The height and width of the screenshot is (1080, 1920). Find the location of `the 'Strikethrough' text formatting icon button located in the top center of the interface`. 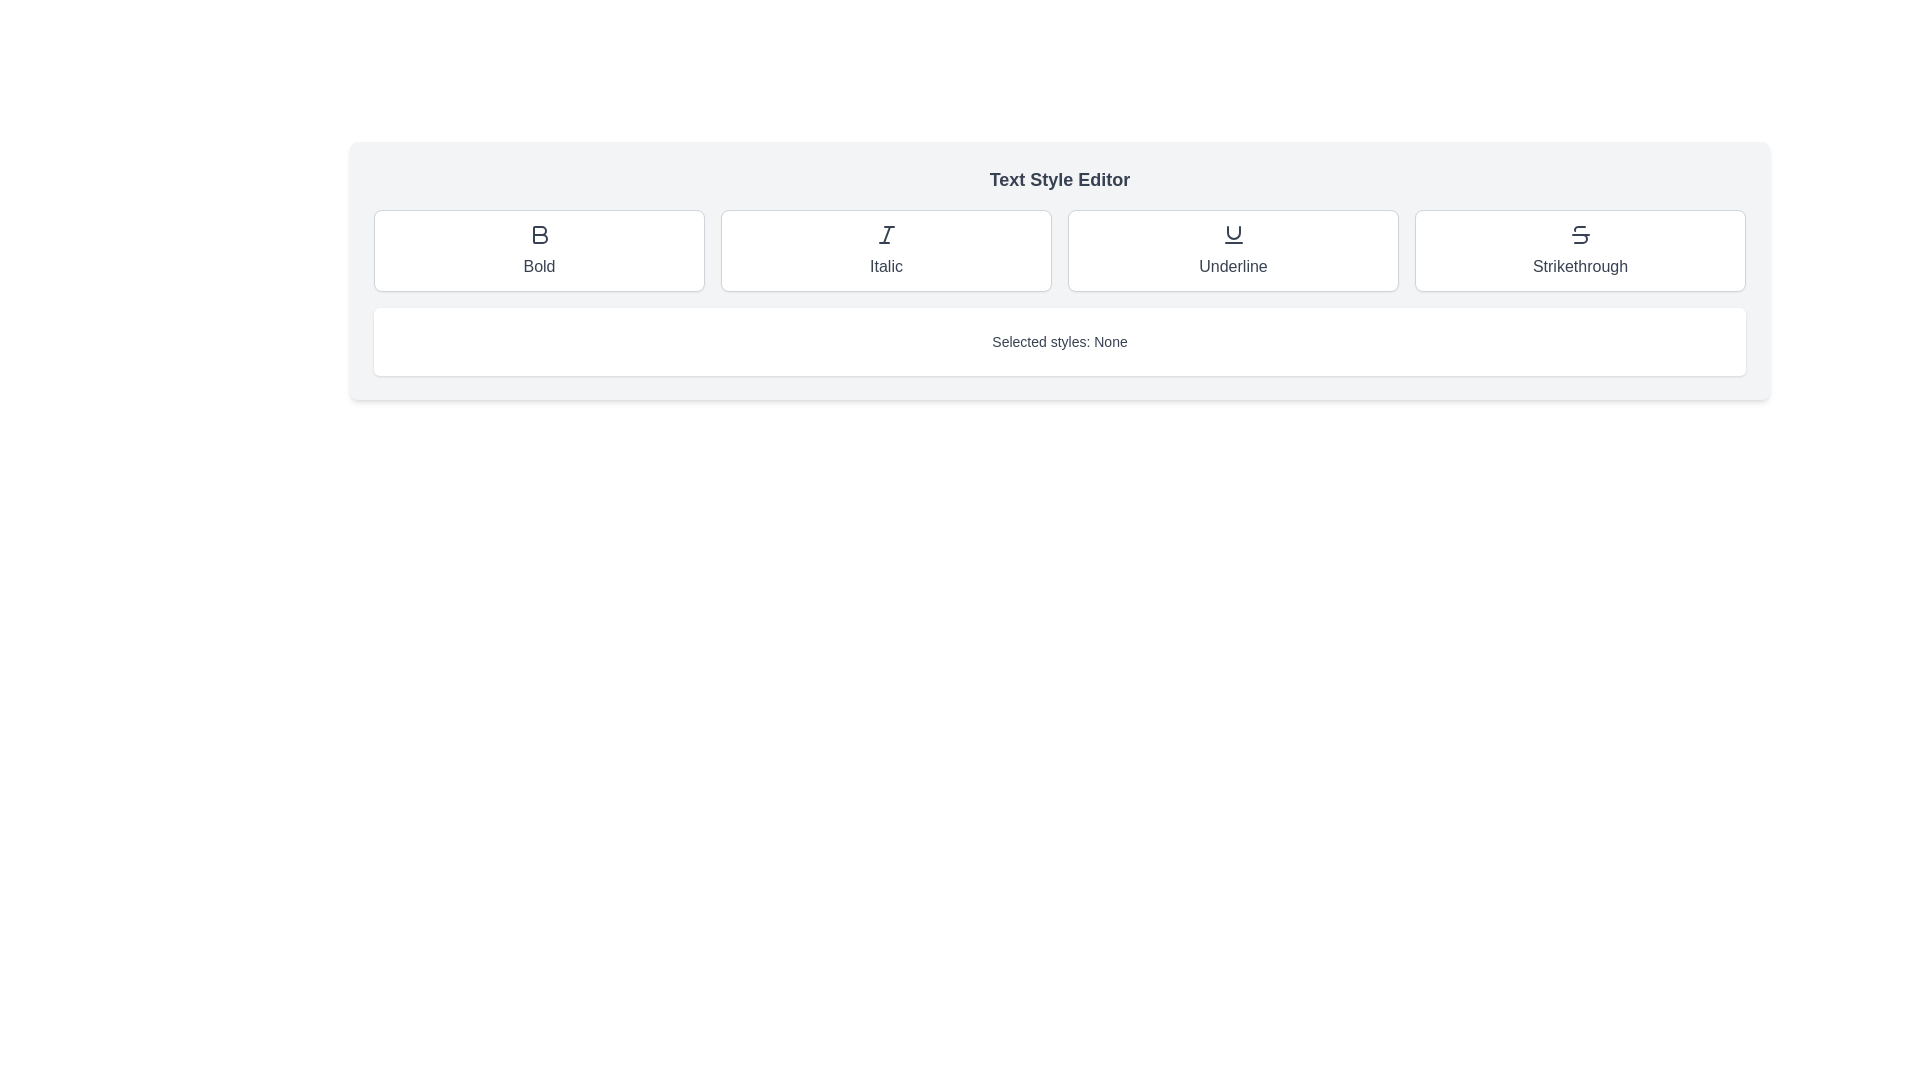

the 'Strikethrough' text formatting icon button located in the top center of the interface is located at coordinates (1579, 234).